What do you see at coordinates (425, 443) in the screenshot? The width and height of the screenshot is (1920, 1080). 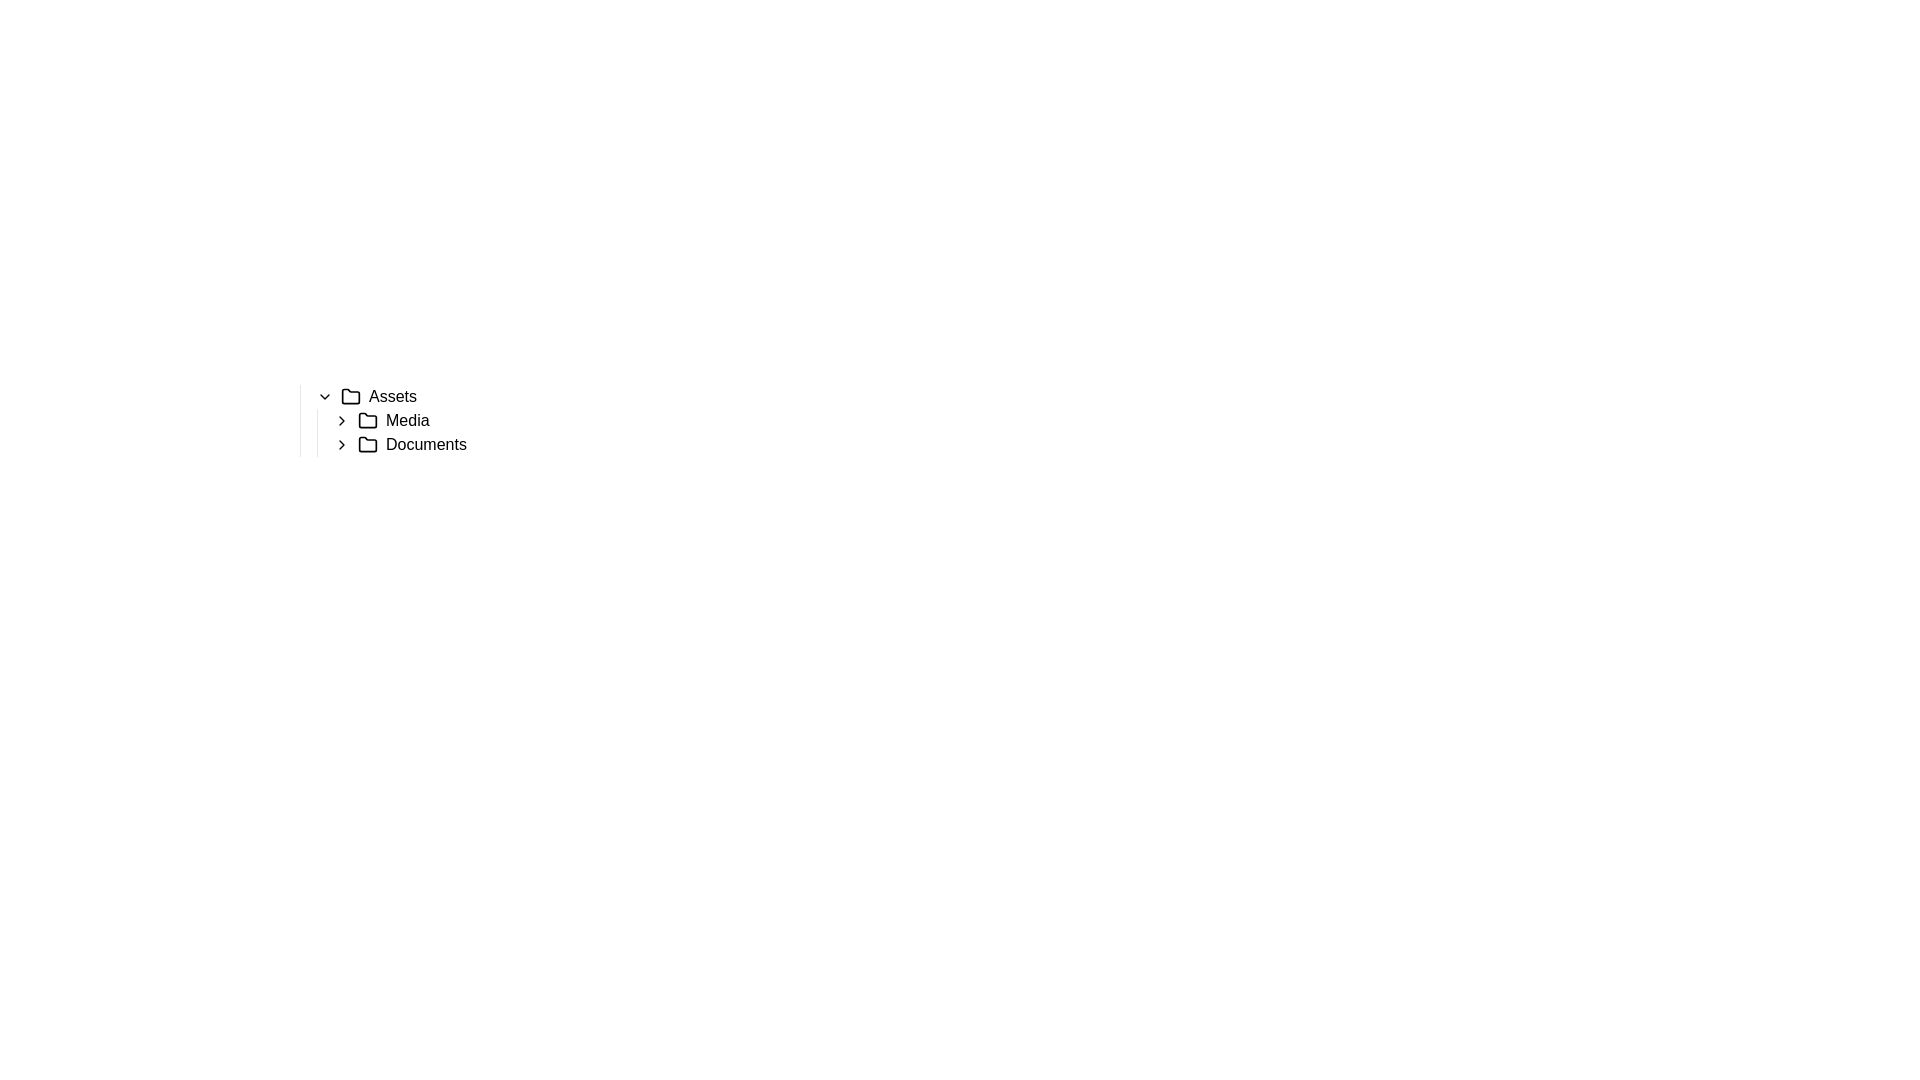 I see `the 'Documents' Text Label in the navigation tree` at bounding box center [425, 443].